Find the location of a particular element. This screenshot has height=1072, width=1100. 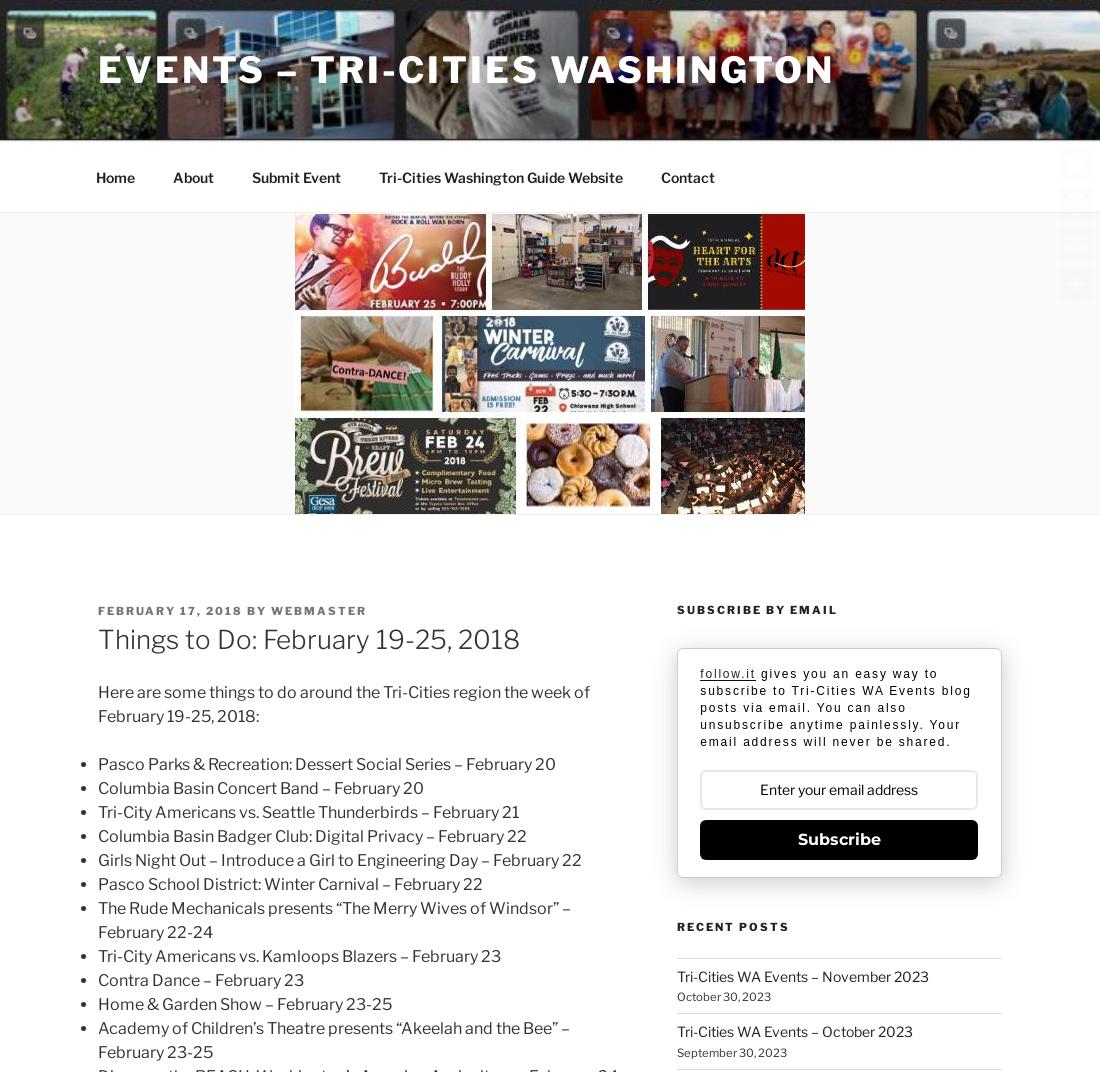

'Recent Posts' is located at coordinates (731, 926).